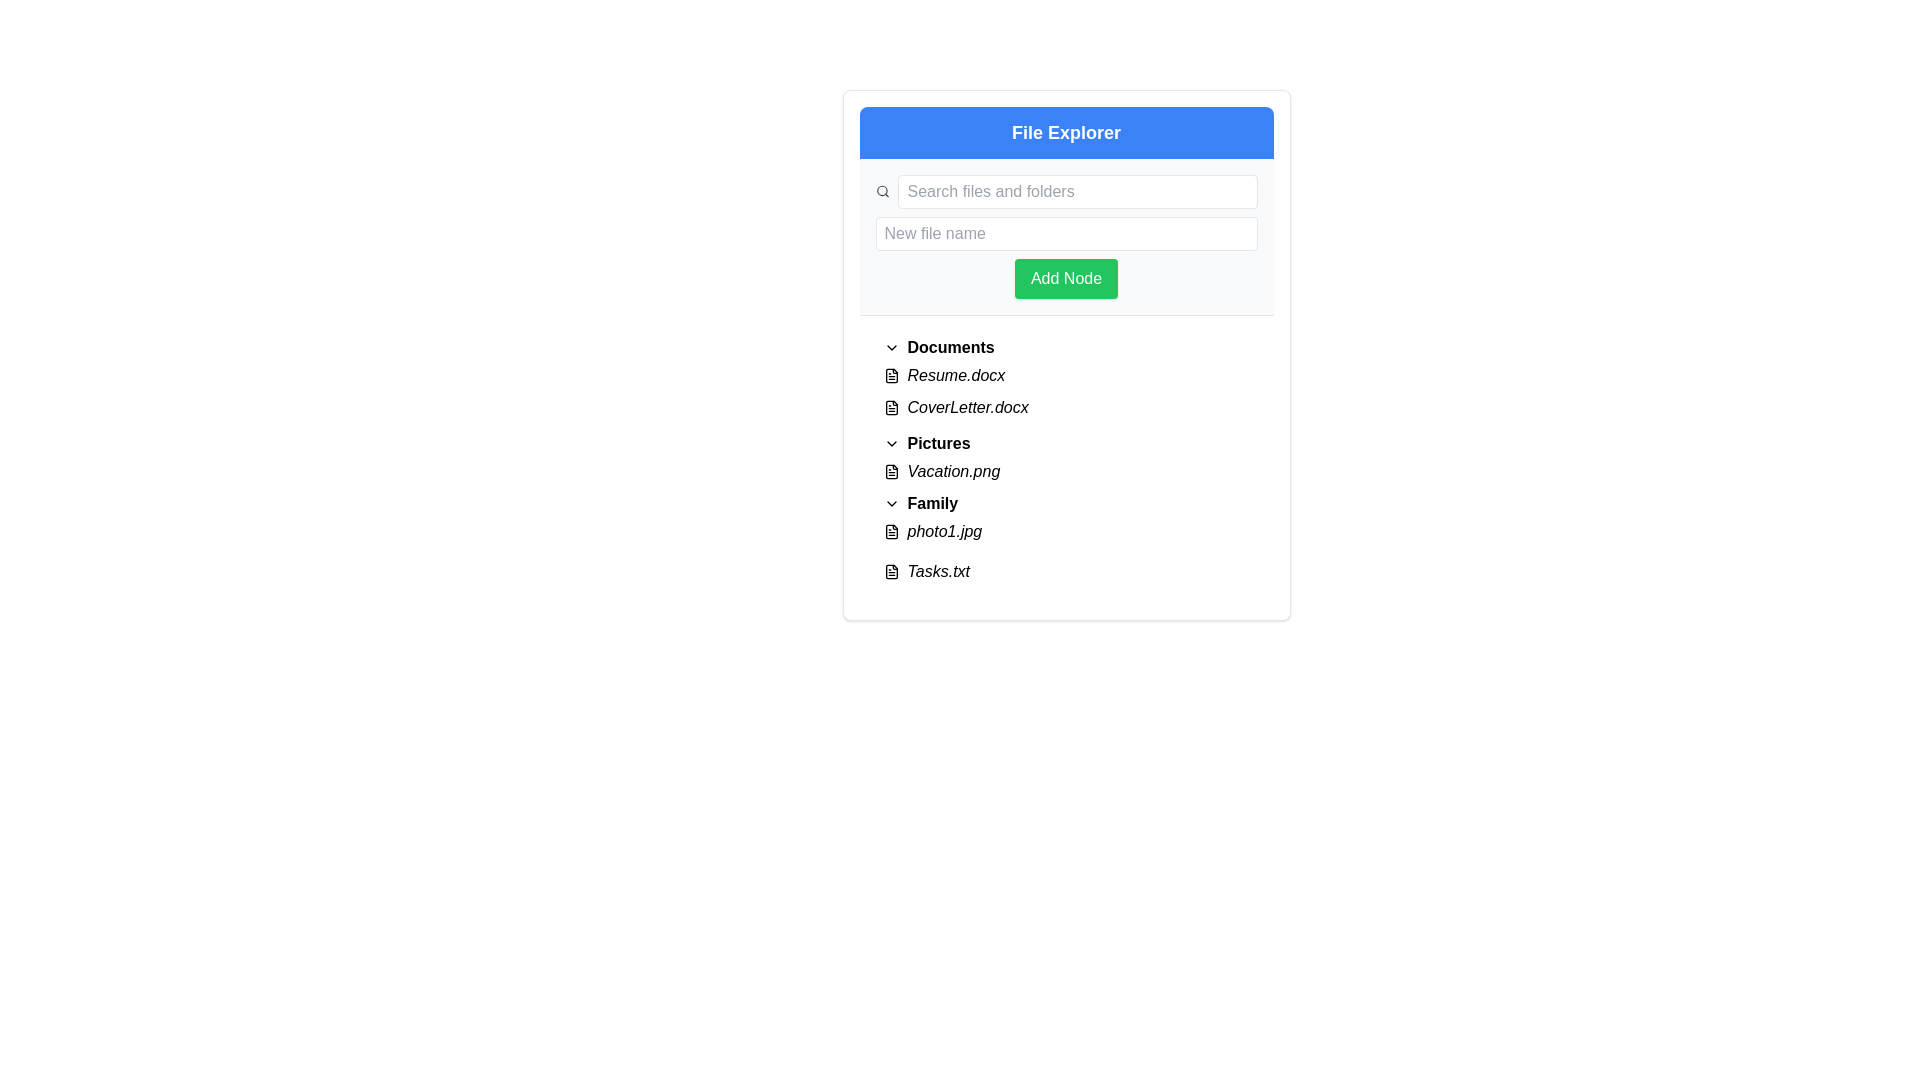  Describe the element at coordinates (1065, 380) in the screenshot. I see `the 'Documents' category in the file explorer` at that location.